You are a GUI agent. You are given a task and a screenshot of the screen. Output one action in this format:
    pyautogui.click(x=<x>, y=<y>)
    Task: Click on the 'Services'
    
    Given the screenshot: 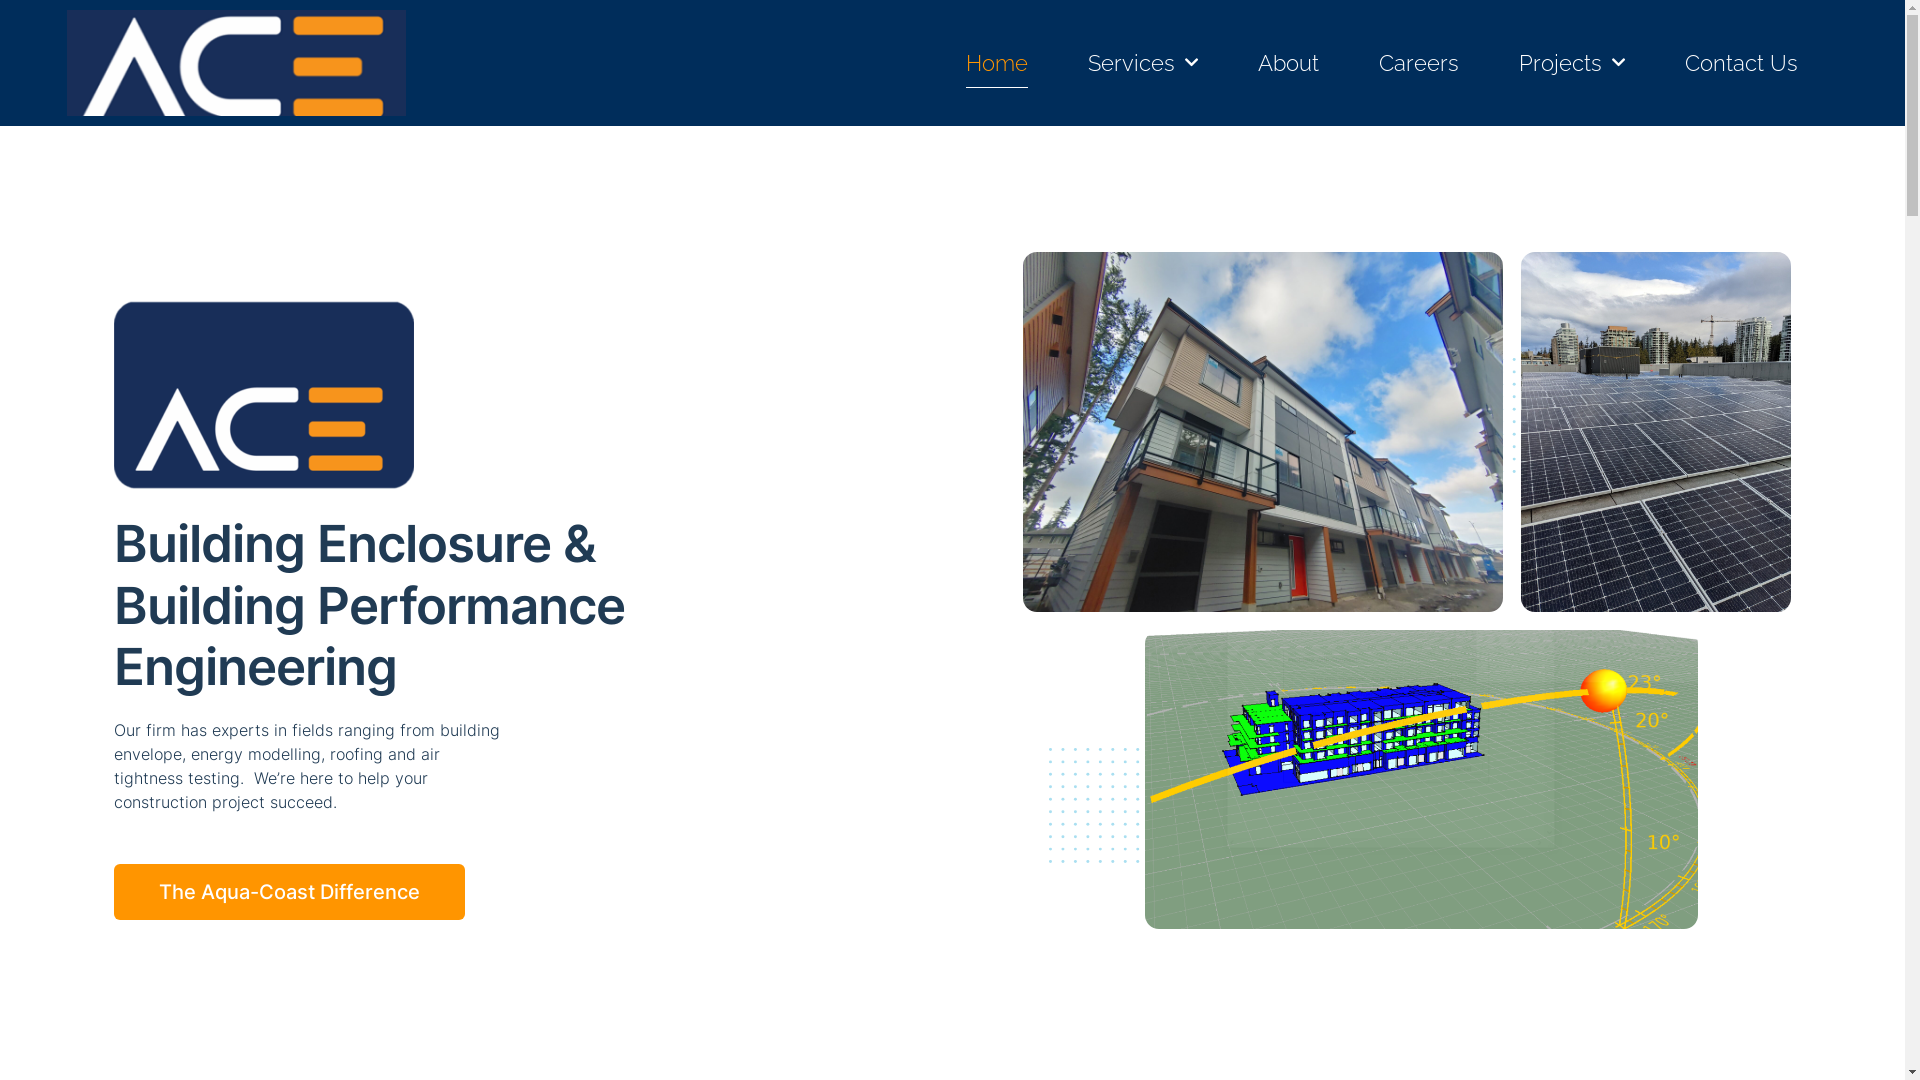 What is the action you would take?
    pyautogui.click(x=1087, y=61)
    